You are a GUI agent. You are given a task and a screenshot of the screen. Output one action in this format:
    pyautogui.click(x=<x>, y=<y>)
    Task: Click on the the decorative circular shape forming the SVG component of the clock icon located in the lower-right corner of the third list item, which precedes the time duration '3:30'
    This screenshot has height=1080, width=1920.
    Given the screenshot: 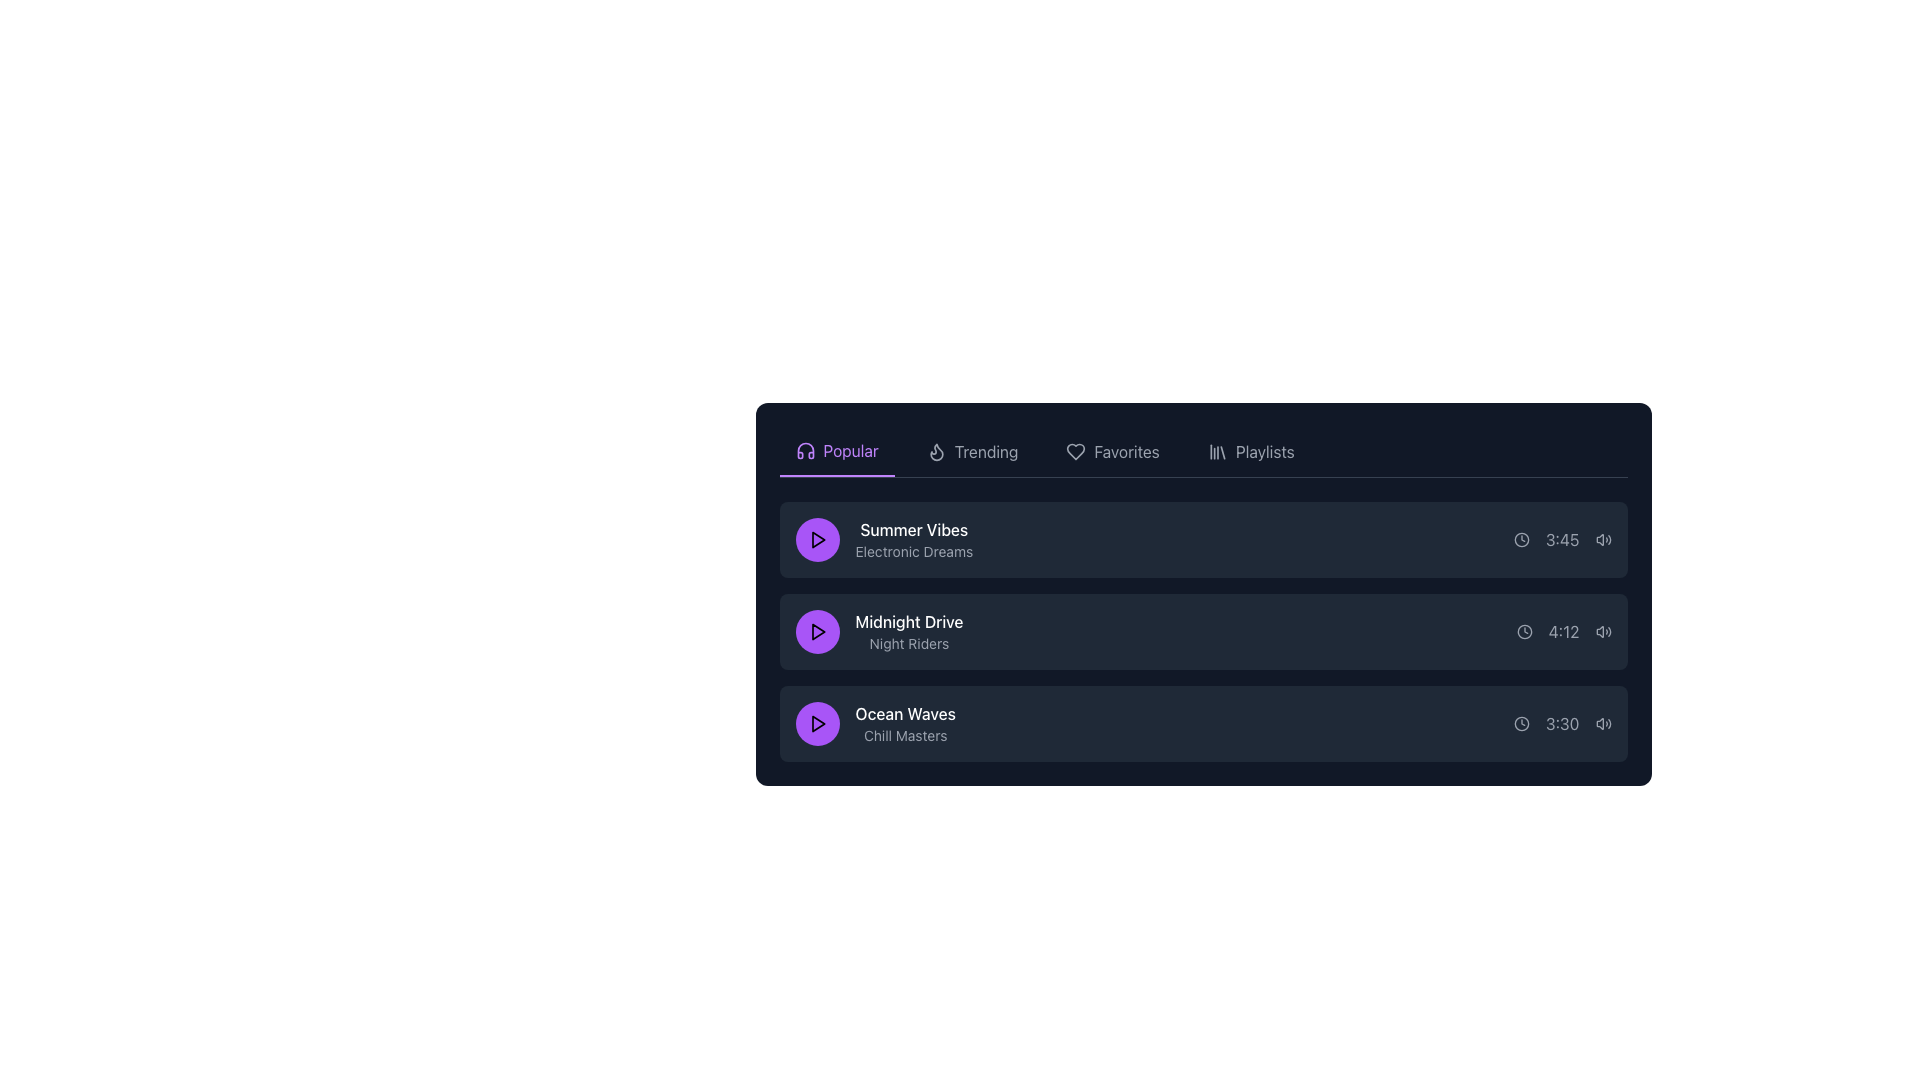 What is the action you would take?
    pyautogui.click(x=1520, y=724)
    